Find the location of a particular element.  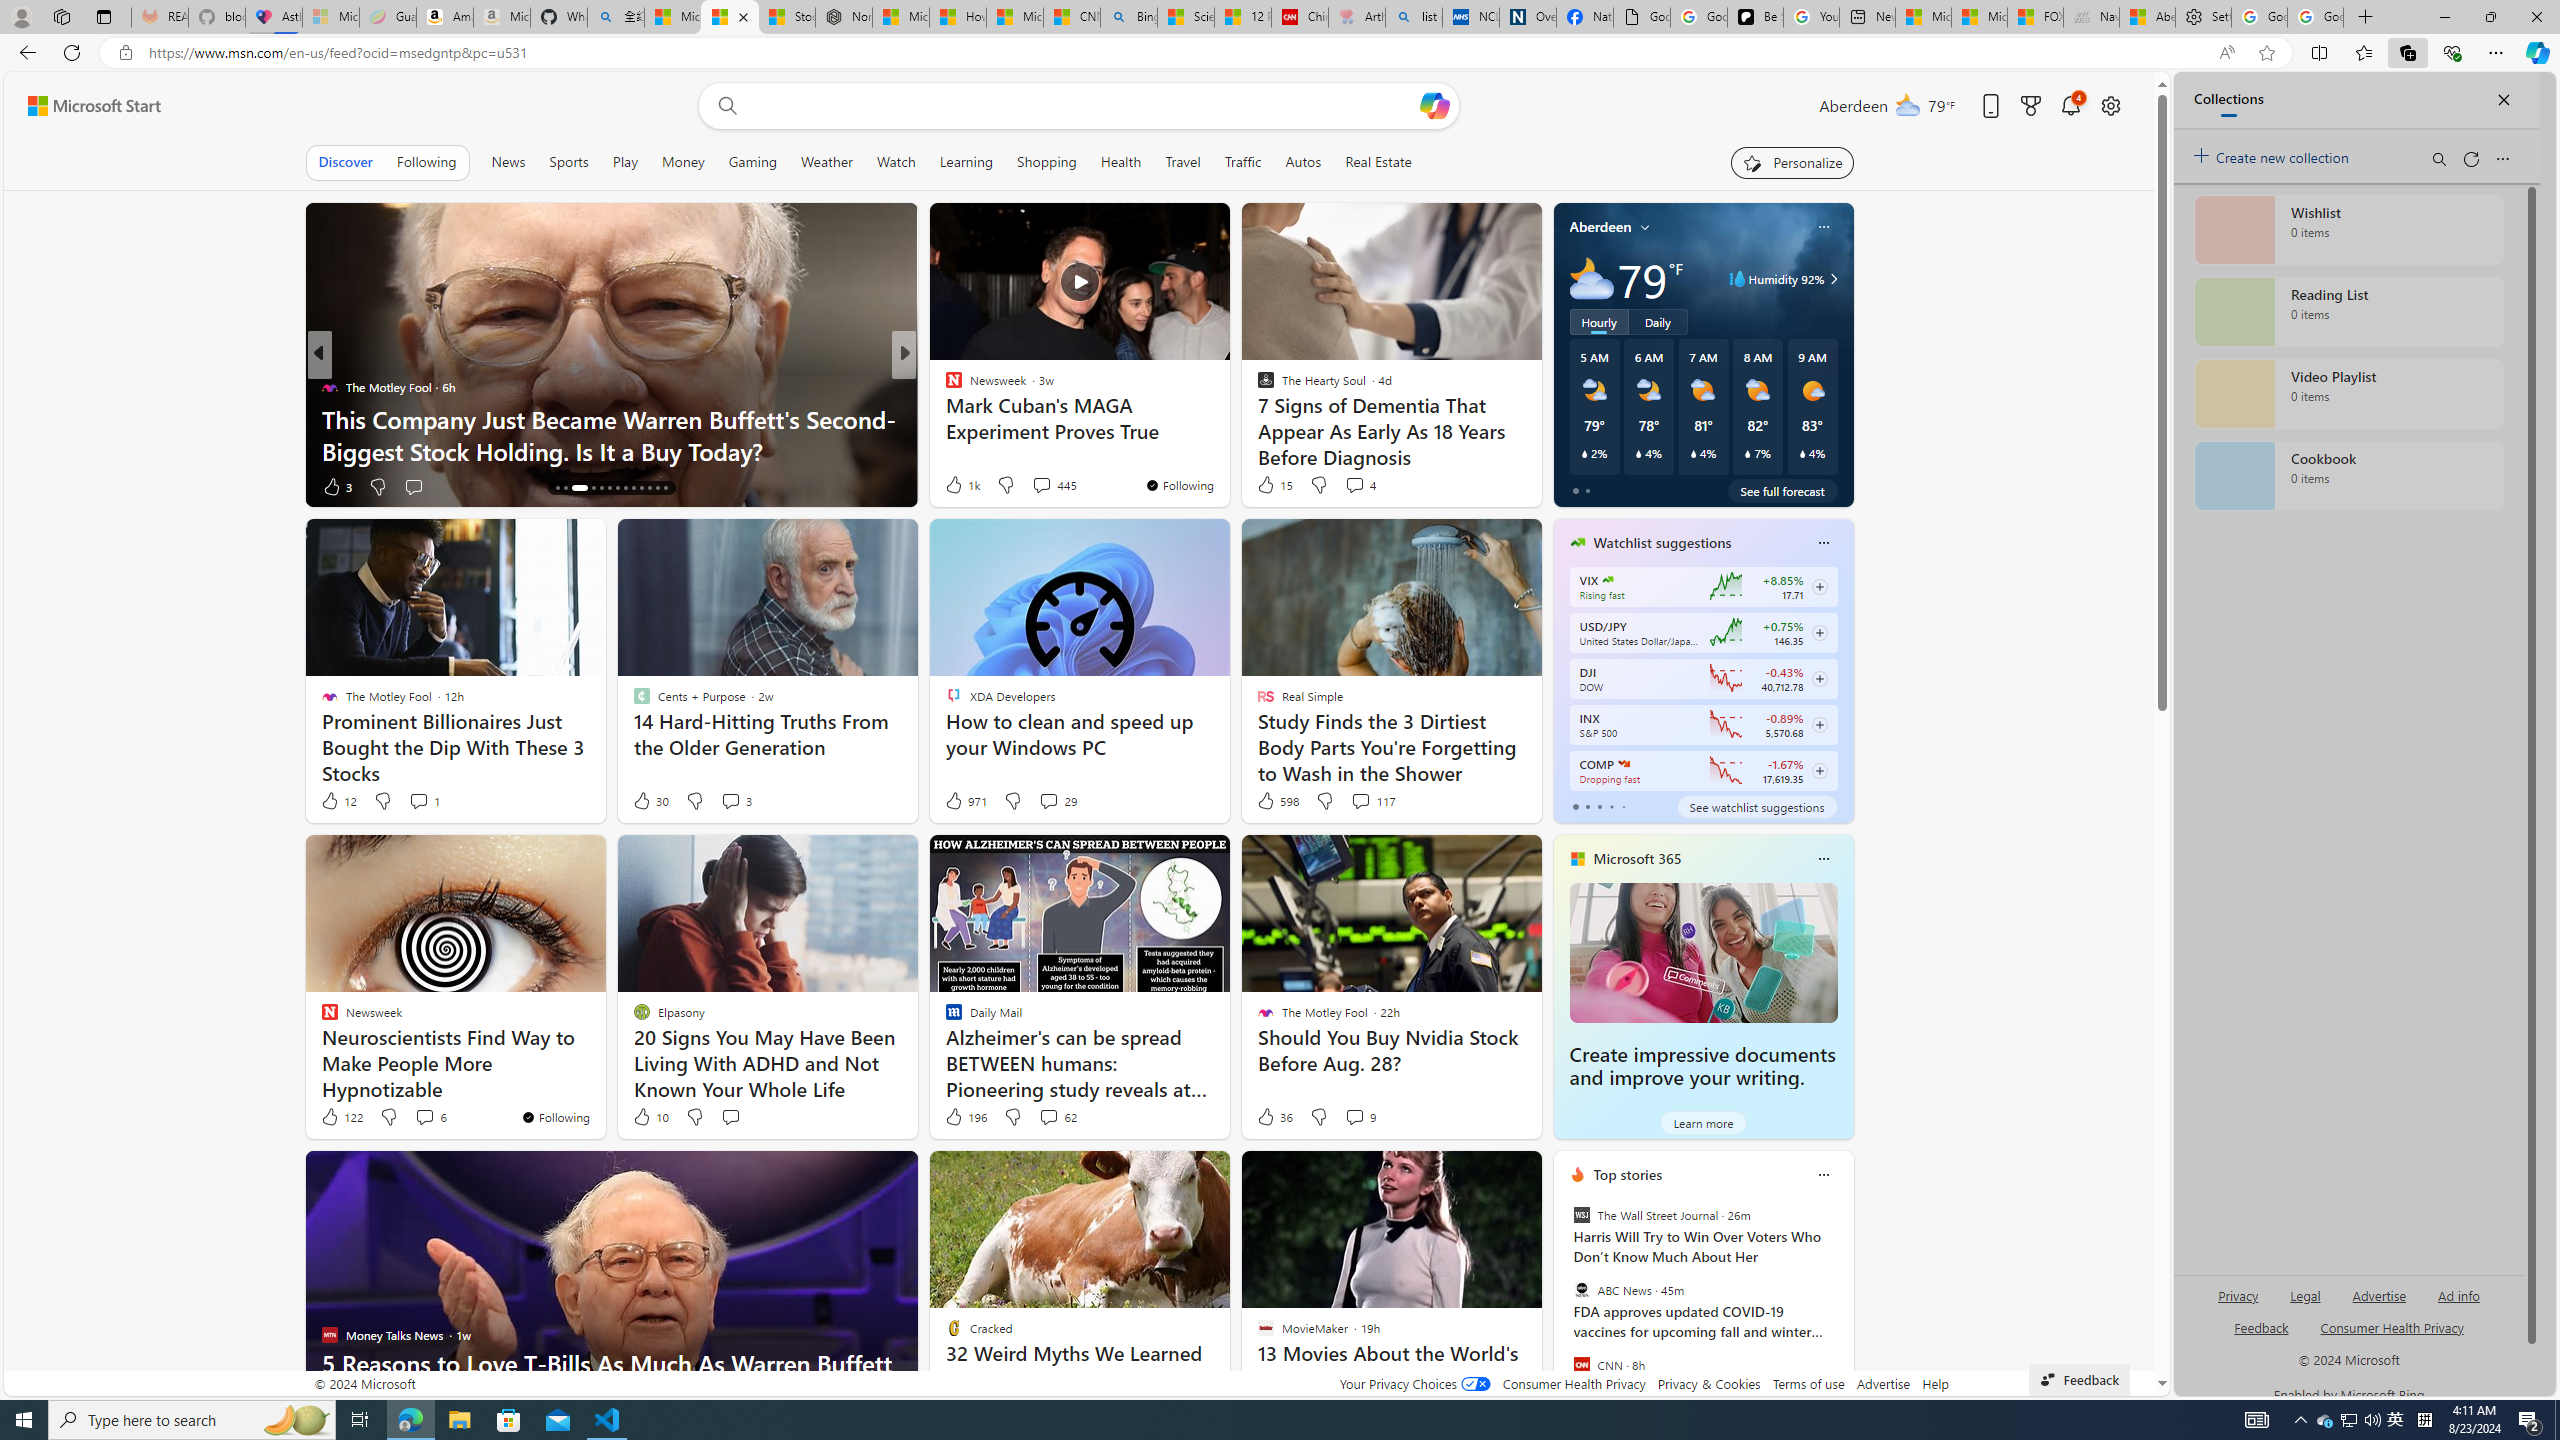

'12 Like' is located at coordinates (337, 800).